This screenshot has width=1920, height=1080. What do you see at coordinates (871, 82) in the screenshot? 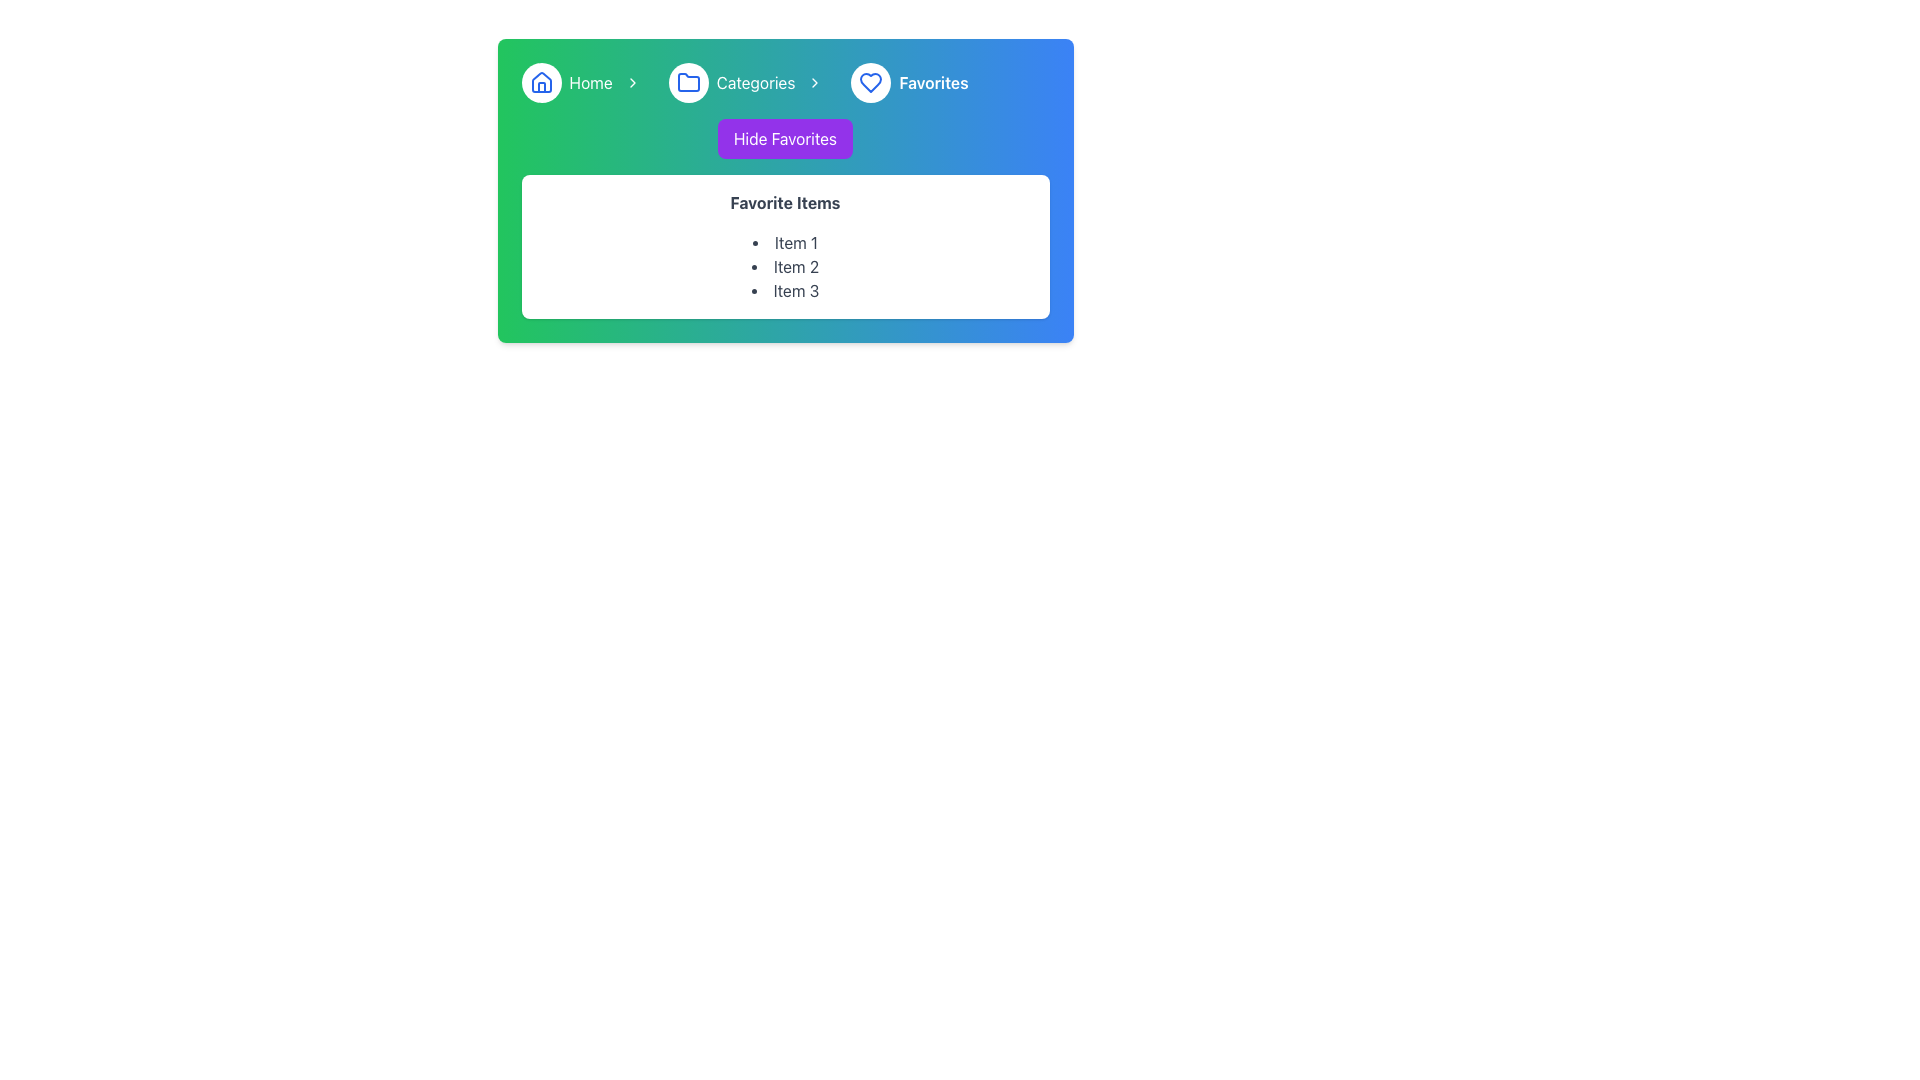
I see `the Icon Button related to favorites functionality, positioned on the navigation bar between 'Categories' and 'Favorites'` at bounding box center [871, 82].